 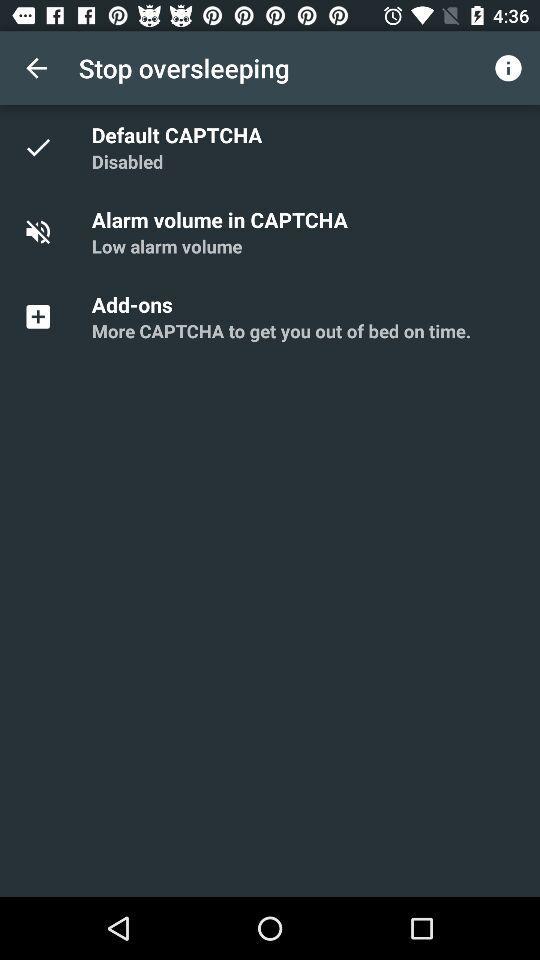 What do you see at coordinates (135, 304) in the screenshot?
I see `the add-ons icon` at bounding box center [135, 304].